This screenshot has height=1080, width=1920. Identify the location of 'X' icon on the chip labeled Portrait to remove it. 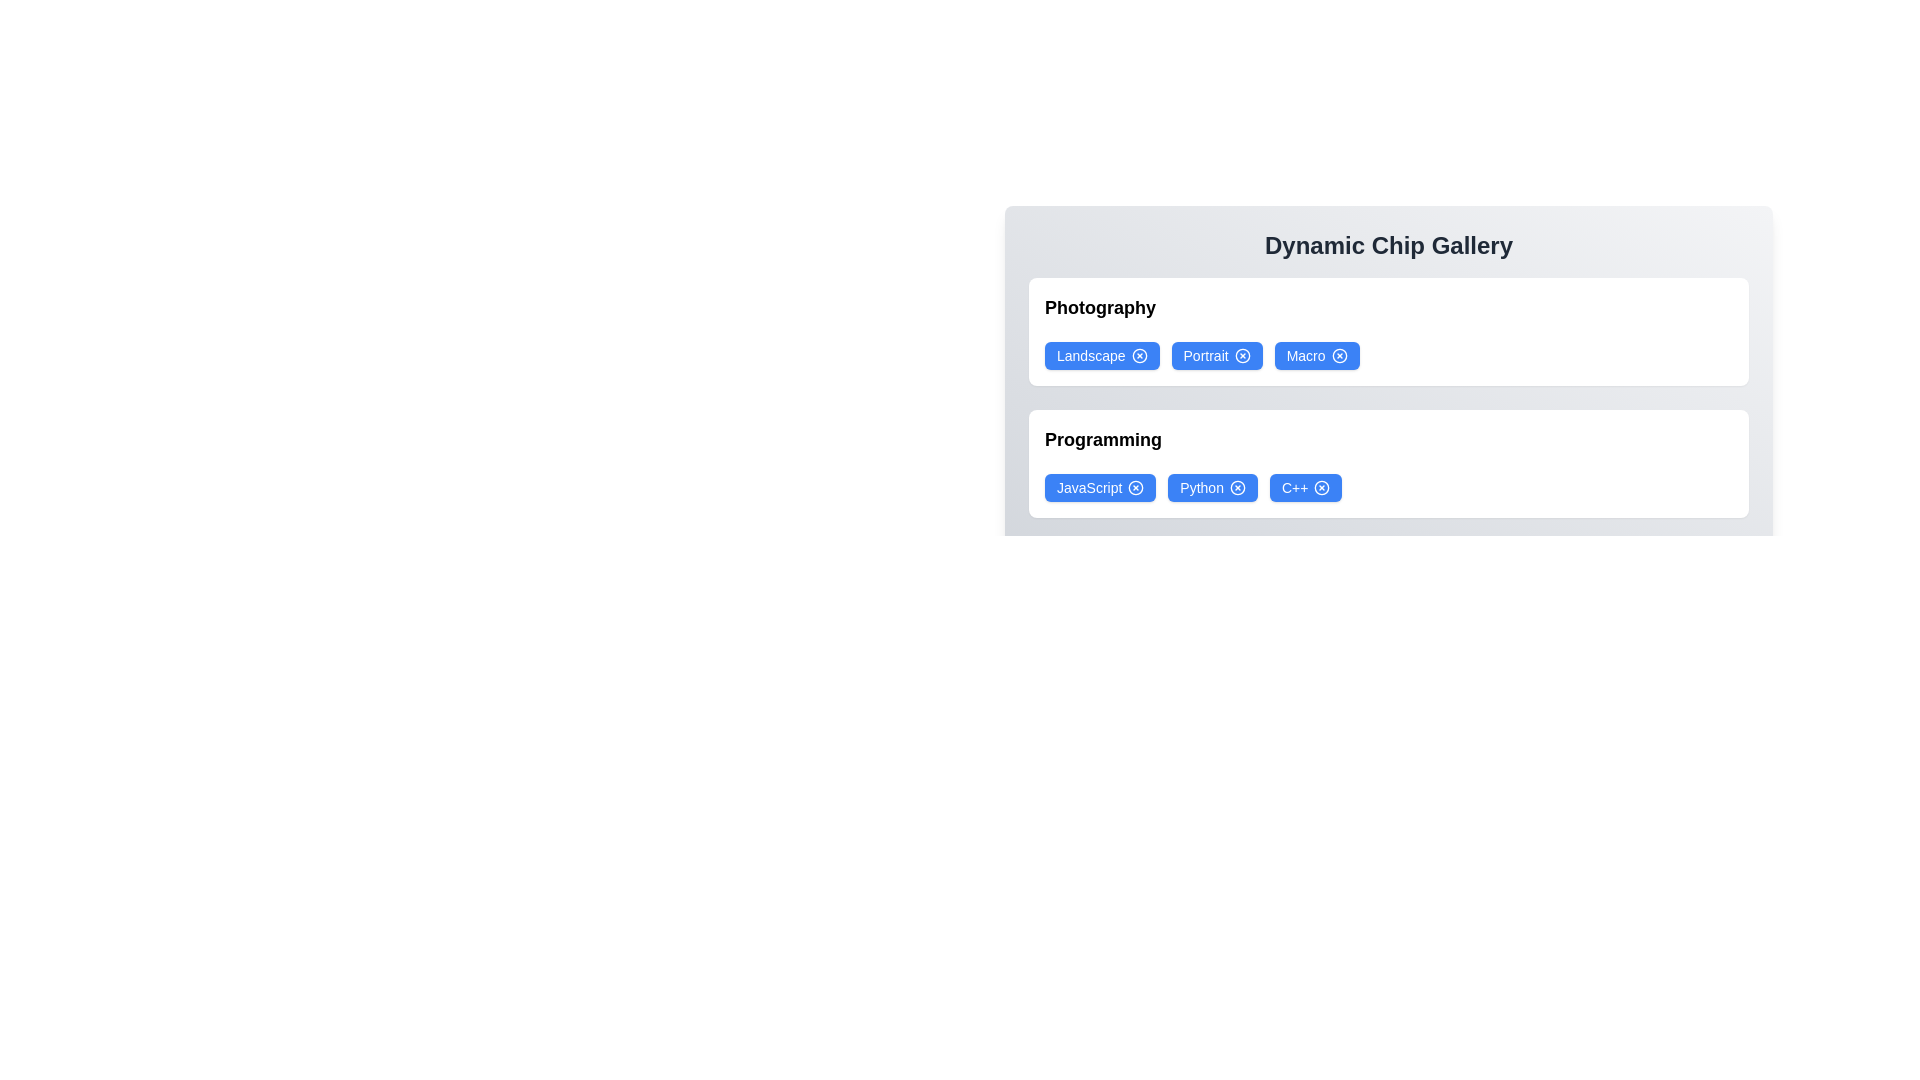
(1241, 354).